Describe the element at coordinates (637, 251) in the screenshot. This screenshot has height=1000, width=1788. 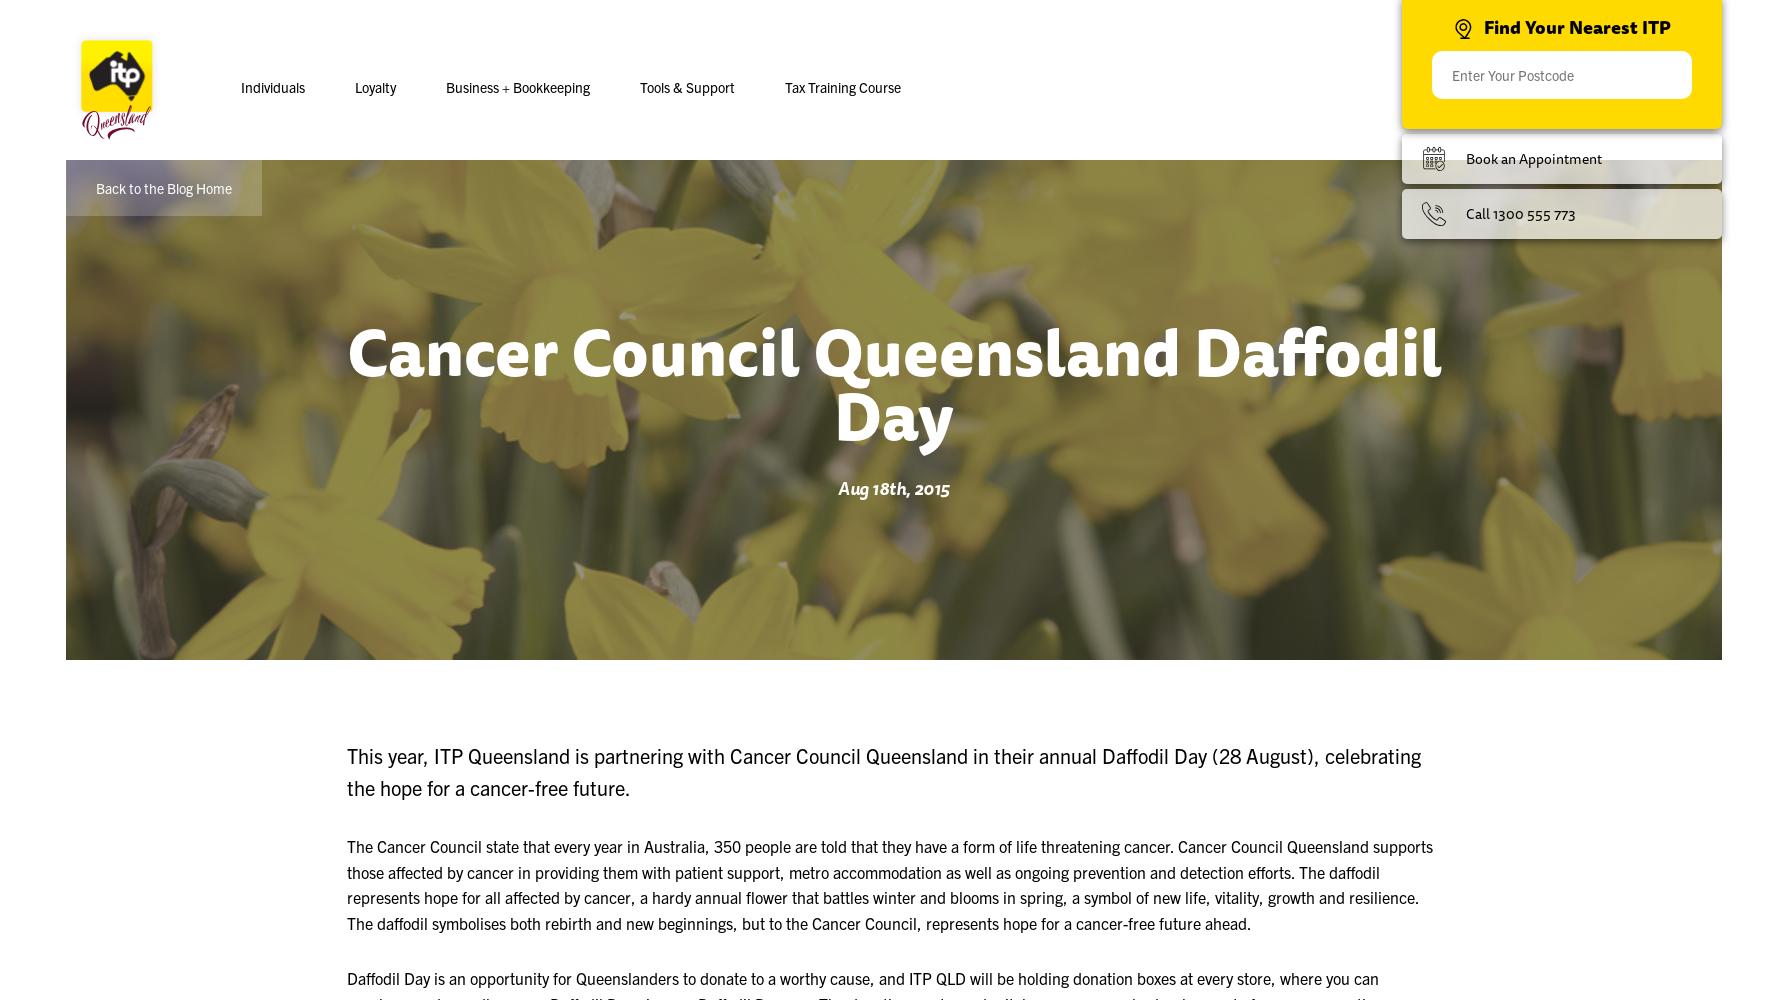
I see `'Business Tax Returns'` at that location.